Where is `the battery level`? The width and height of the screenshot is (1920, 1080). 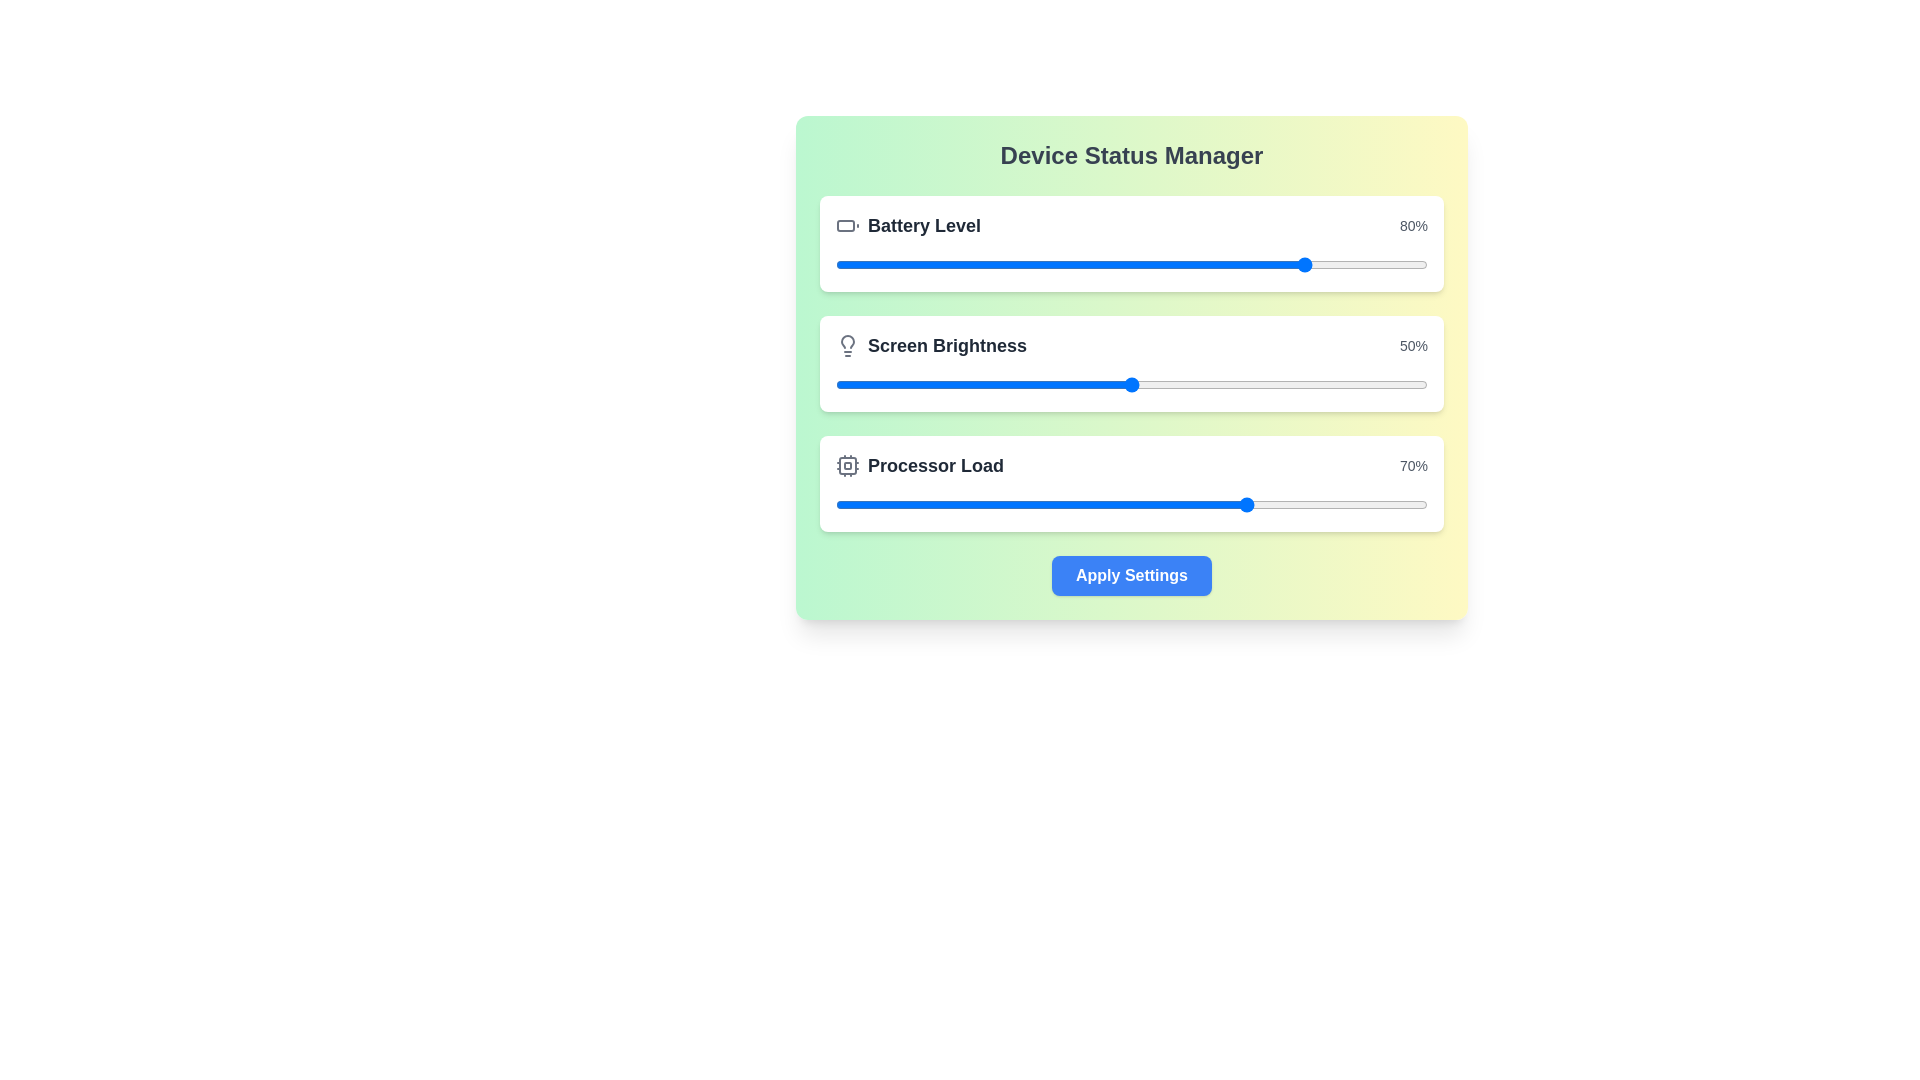 the battery level is located at coordinates (1001, 264).